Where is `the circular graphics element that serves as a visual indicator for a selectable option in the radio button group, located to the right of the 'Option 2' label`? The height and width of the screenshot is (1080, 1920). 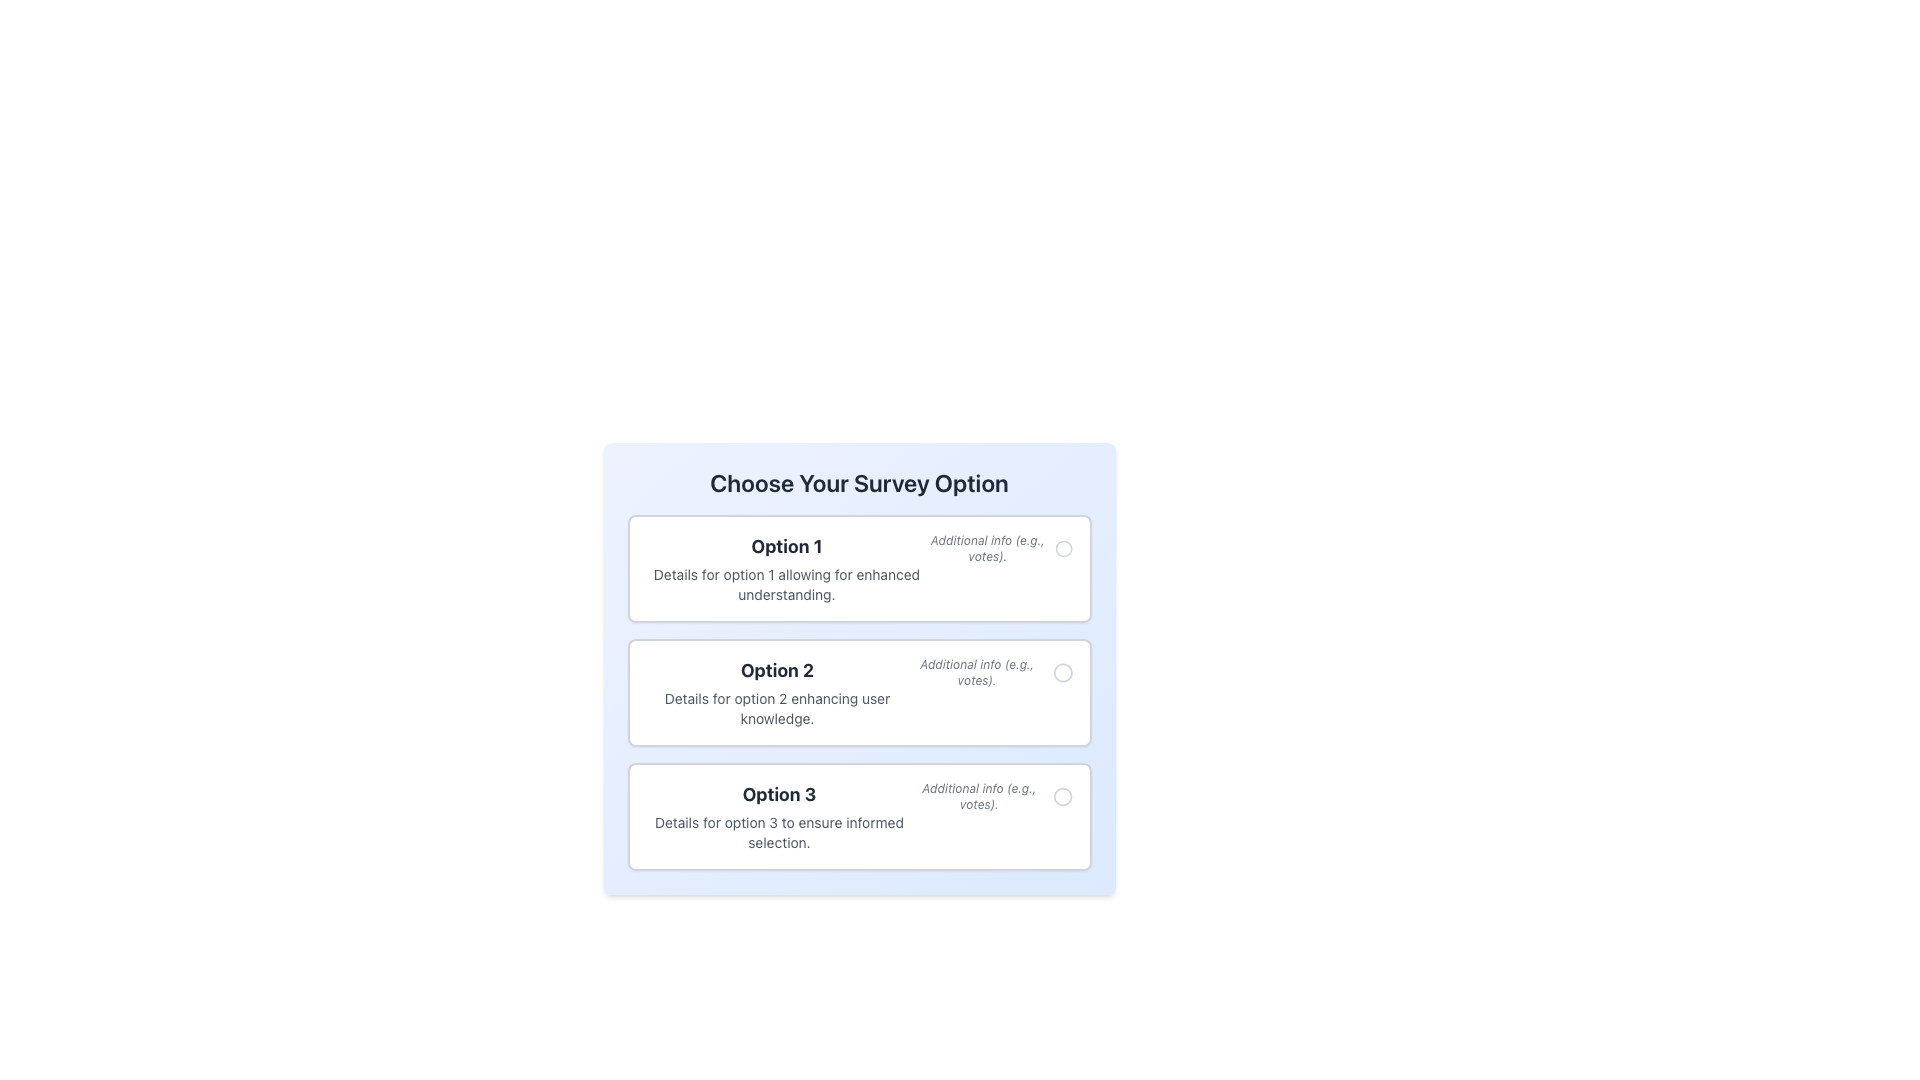 the circular graphics element that serves as a visual indicator for a selectable option in the radio button group, located to the right of the 'Option 2' label is located at coordinates (1062, 672).